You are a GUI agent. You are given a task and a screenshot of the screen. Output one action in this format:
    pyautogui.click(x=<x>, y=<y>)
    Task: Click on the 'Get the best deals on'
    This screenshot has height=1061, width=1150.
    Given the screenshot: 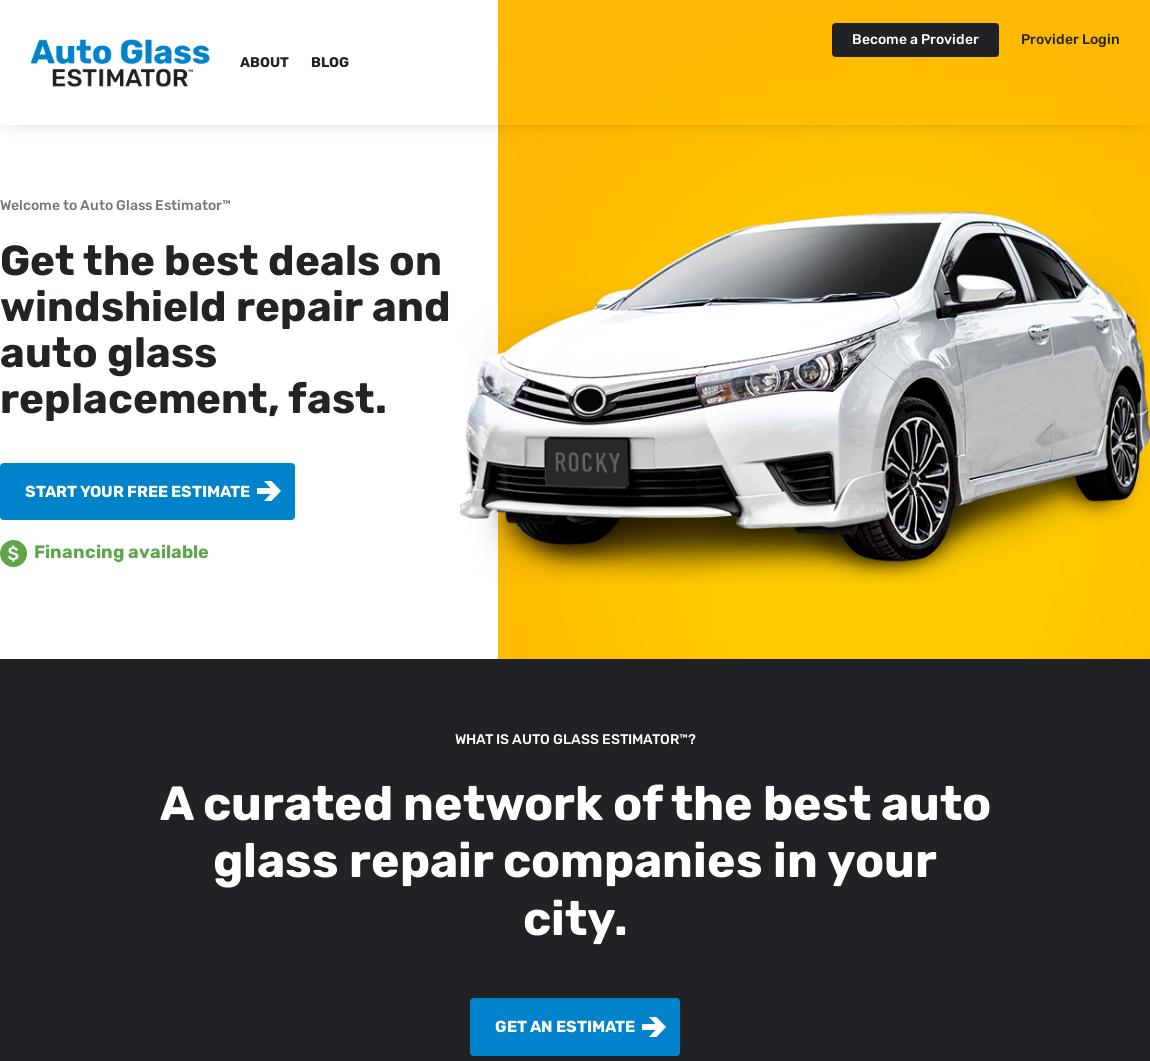 What is the action you would take?
    pyautogui.click(x=0, y=259)
    